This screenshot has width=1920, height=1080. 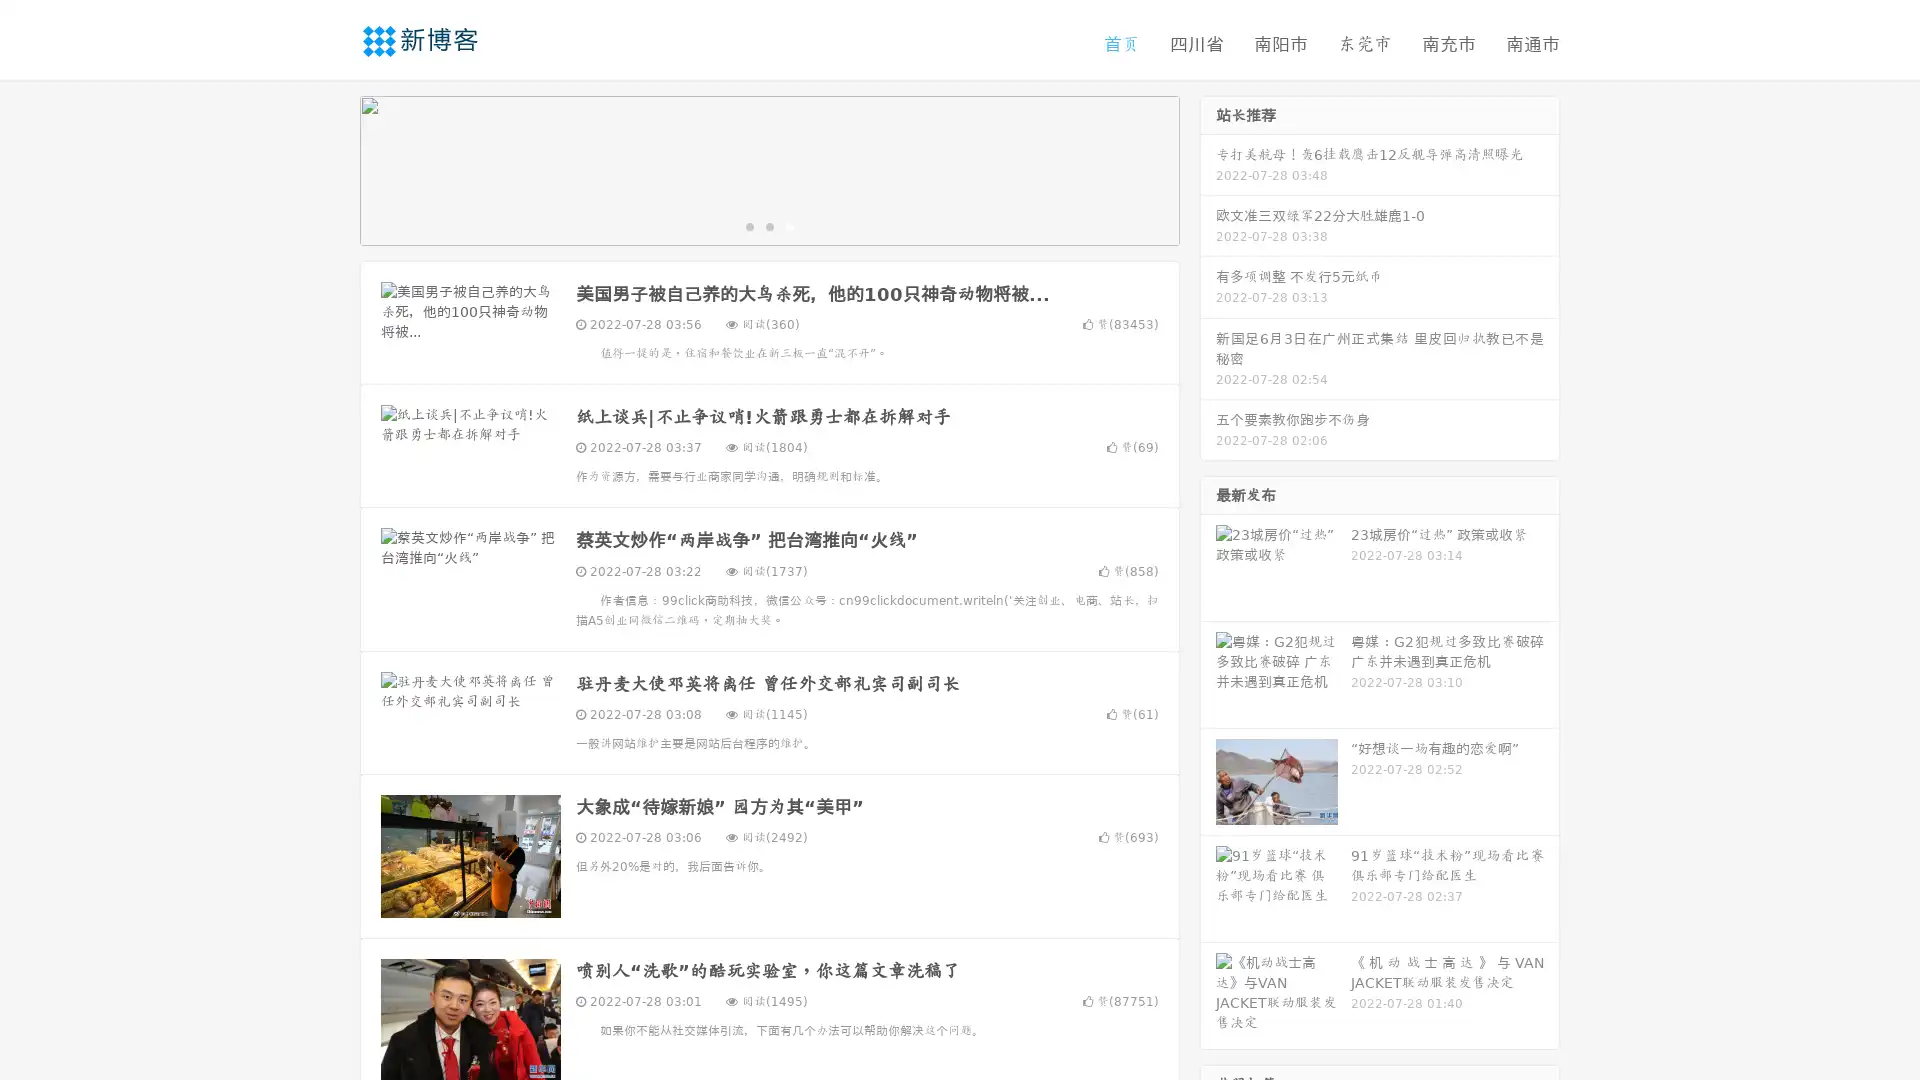 What do you see at coordinates (789, 225) in the screenshot?
I see `Go to slide 3` at bounding box center [789, 225].